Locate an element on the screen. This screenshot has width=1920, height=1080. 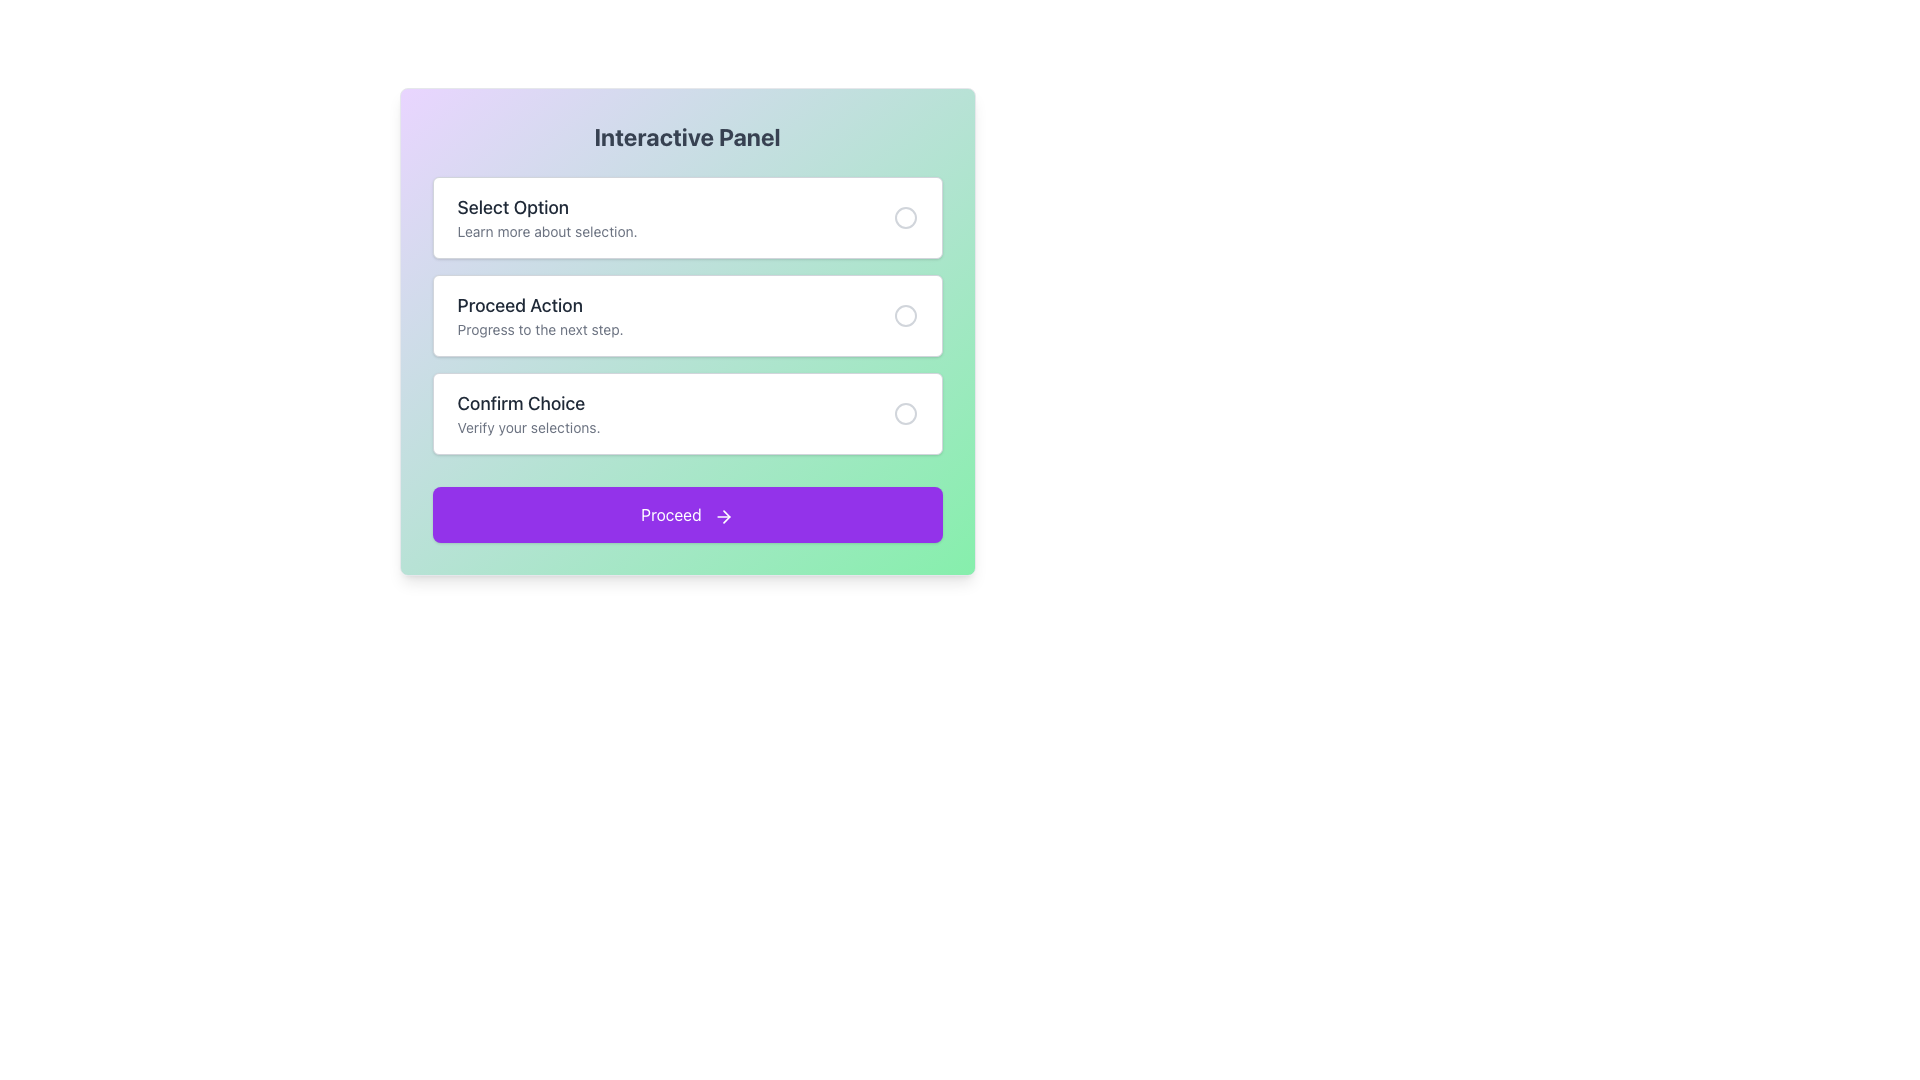
the interactive list item labeled 'Select Option' is located at coordinates (687, 218).